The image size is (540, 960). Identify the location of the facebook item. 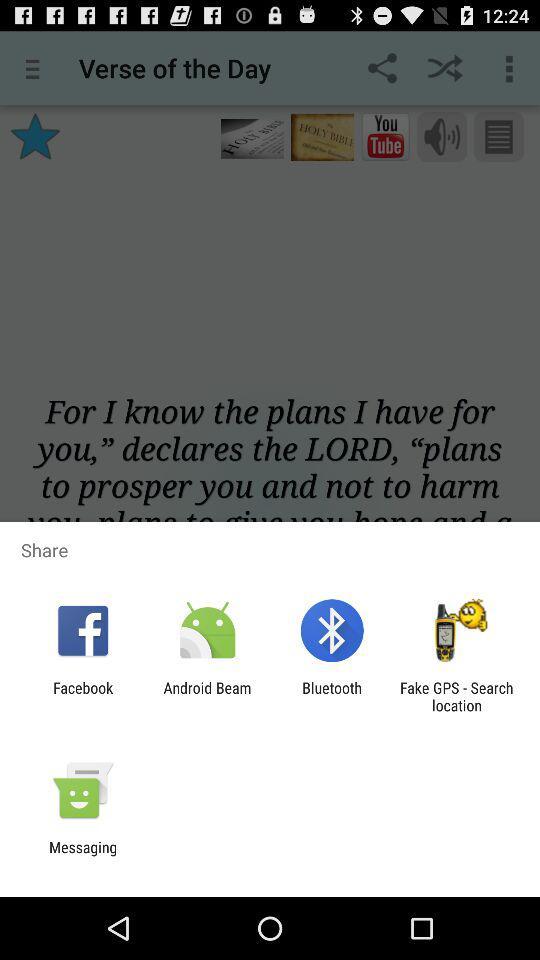
(82, 696).